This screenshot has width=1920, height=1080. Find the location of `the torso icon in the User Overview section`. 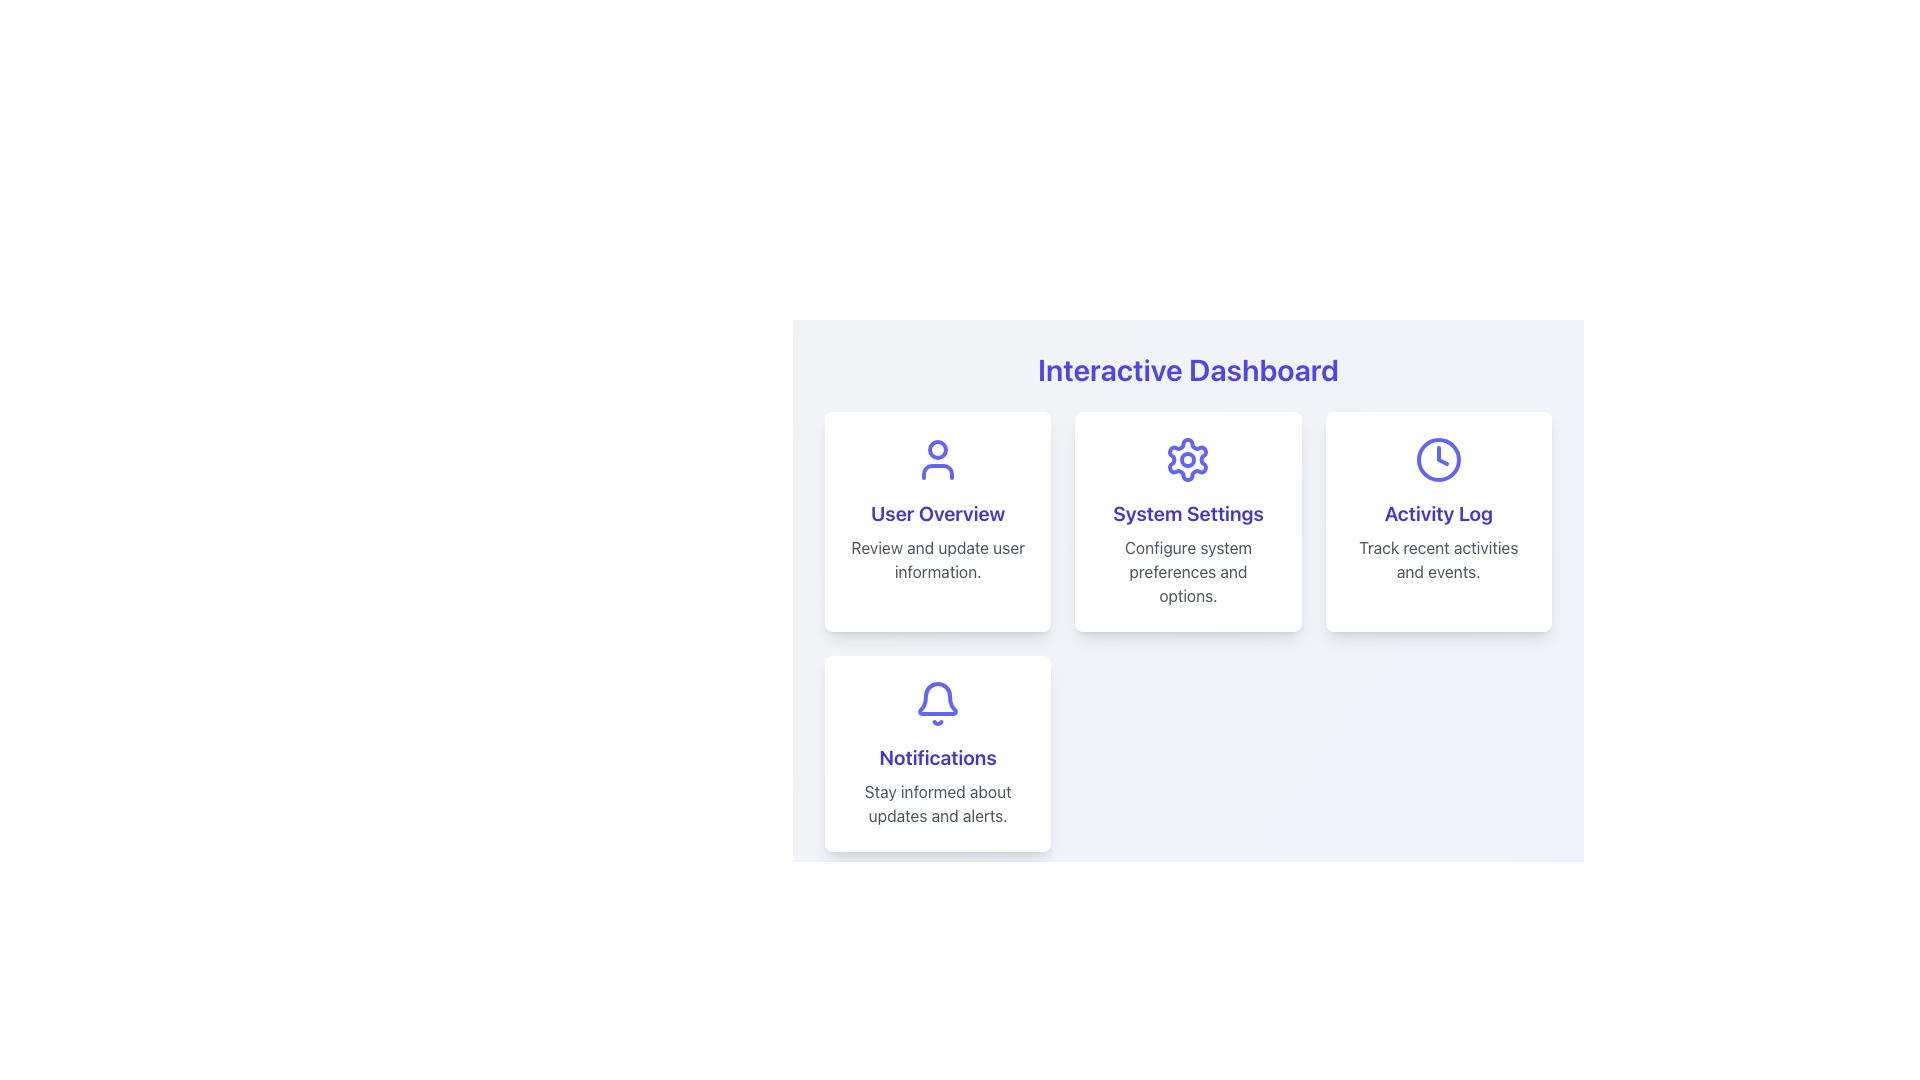

the torso icon in the User Overview section is located at coordinates (937, 471).